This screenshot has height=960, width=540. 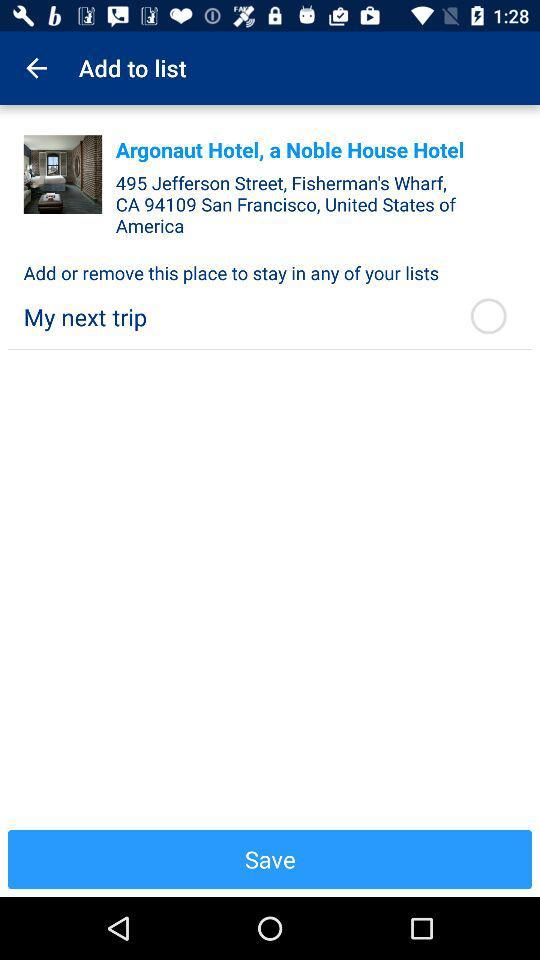 What do you see at coordinates (270, 858) in the screenshot?
I see `save button` at bounding box center [270, 858].